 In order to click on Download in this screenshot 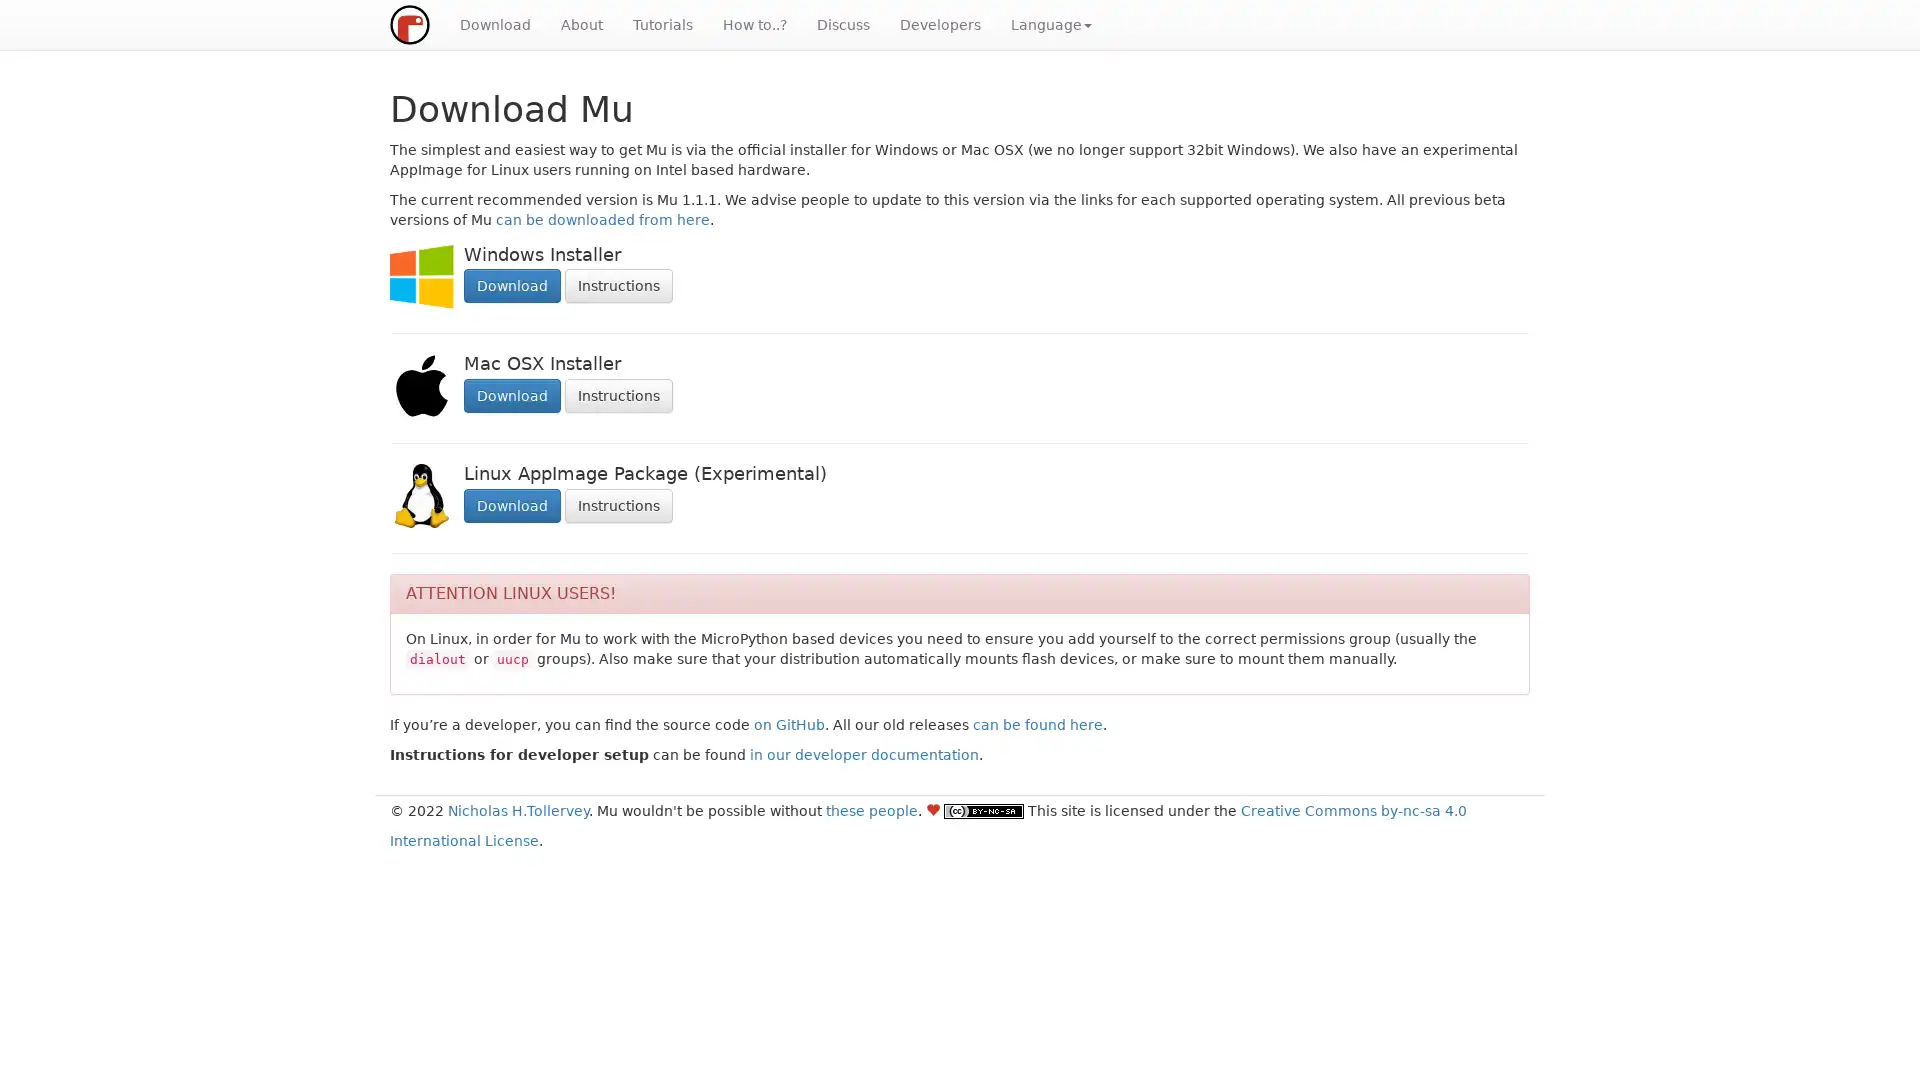, I will do `click(512, 285)`.